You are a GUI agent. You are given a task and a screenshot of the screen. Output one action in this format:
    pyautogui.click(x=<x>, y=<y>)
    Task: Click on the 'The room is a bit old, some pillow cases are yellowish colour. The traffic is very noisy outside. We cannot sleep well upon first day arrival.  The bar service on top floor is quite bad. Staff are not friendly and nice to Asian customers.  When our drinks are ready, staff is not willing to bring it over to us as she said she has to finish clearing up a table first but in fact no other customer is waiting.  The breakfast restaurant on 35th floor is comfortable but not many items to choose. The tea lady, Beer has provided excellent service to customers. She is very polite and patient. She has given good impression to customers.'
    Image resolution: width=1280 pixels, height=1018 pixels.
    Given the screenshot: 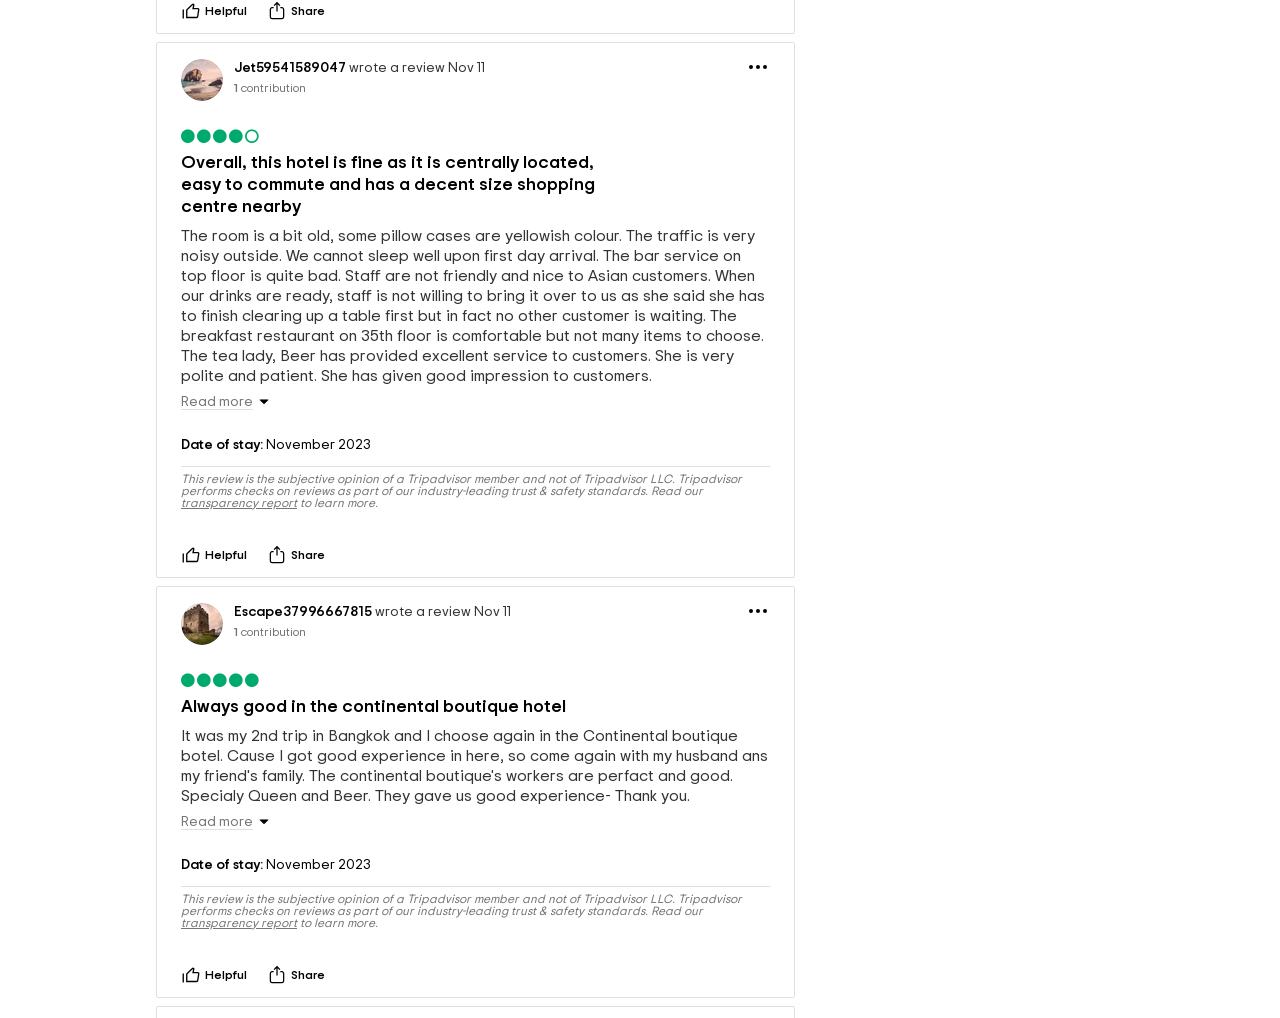 What is the action you would take?
    pyautogui.click(x=180, y=359)
    